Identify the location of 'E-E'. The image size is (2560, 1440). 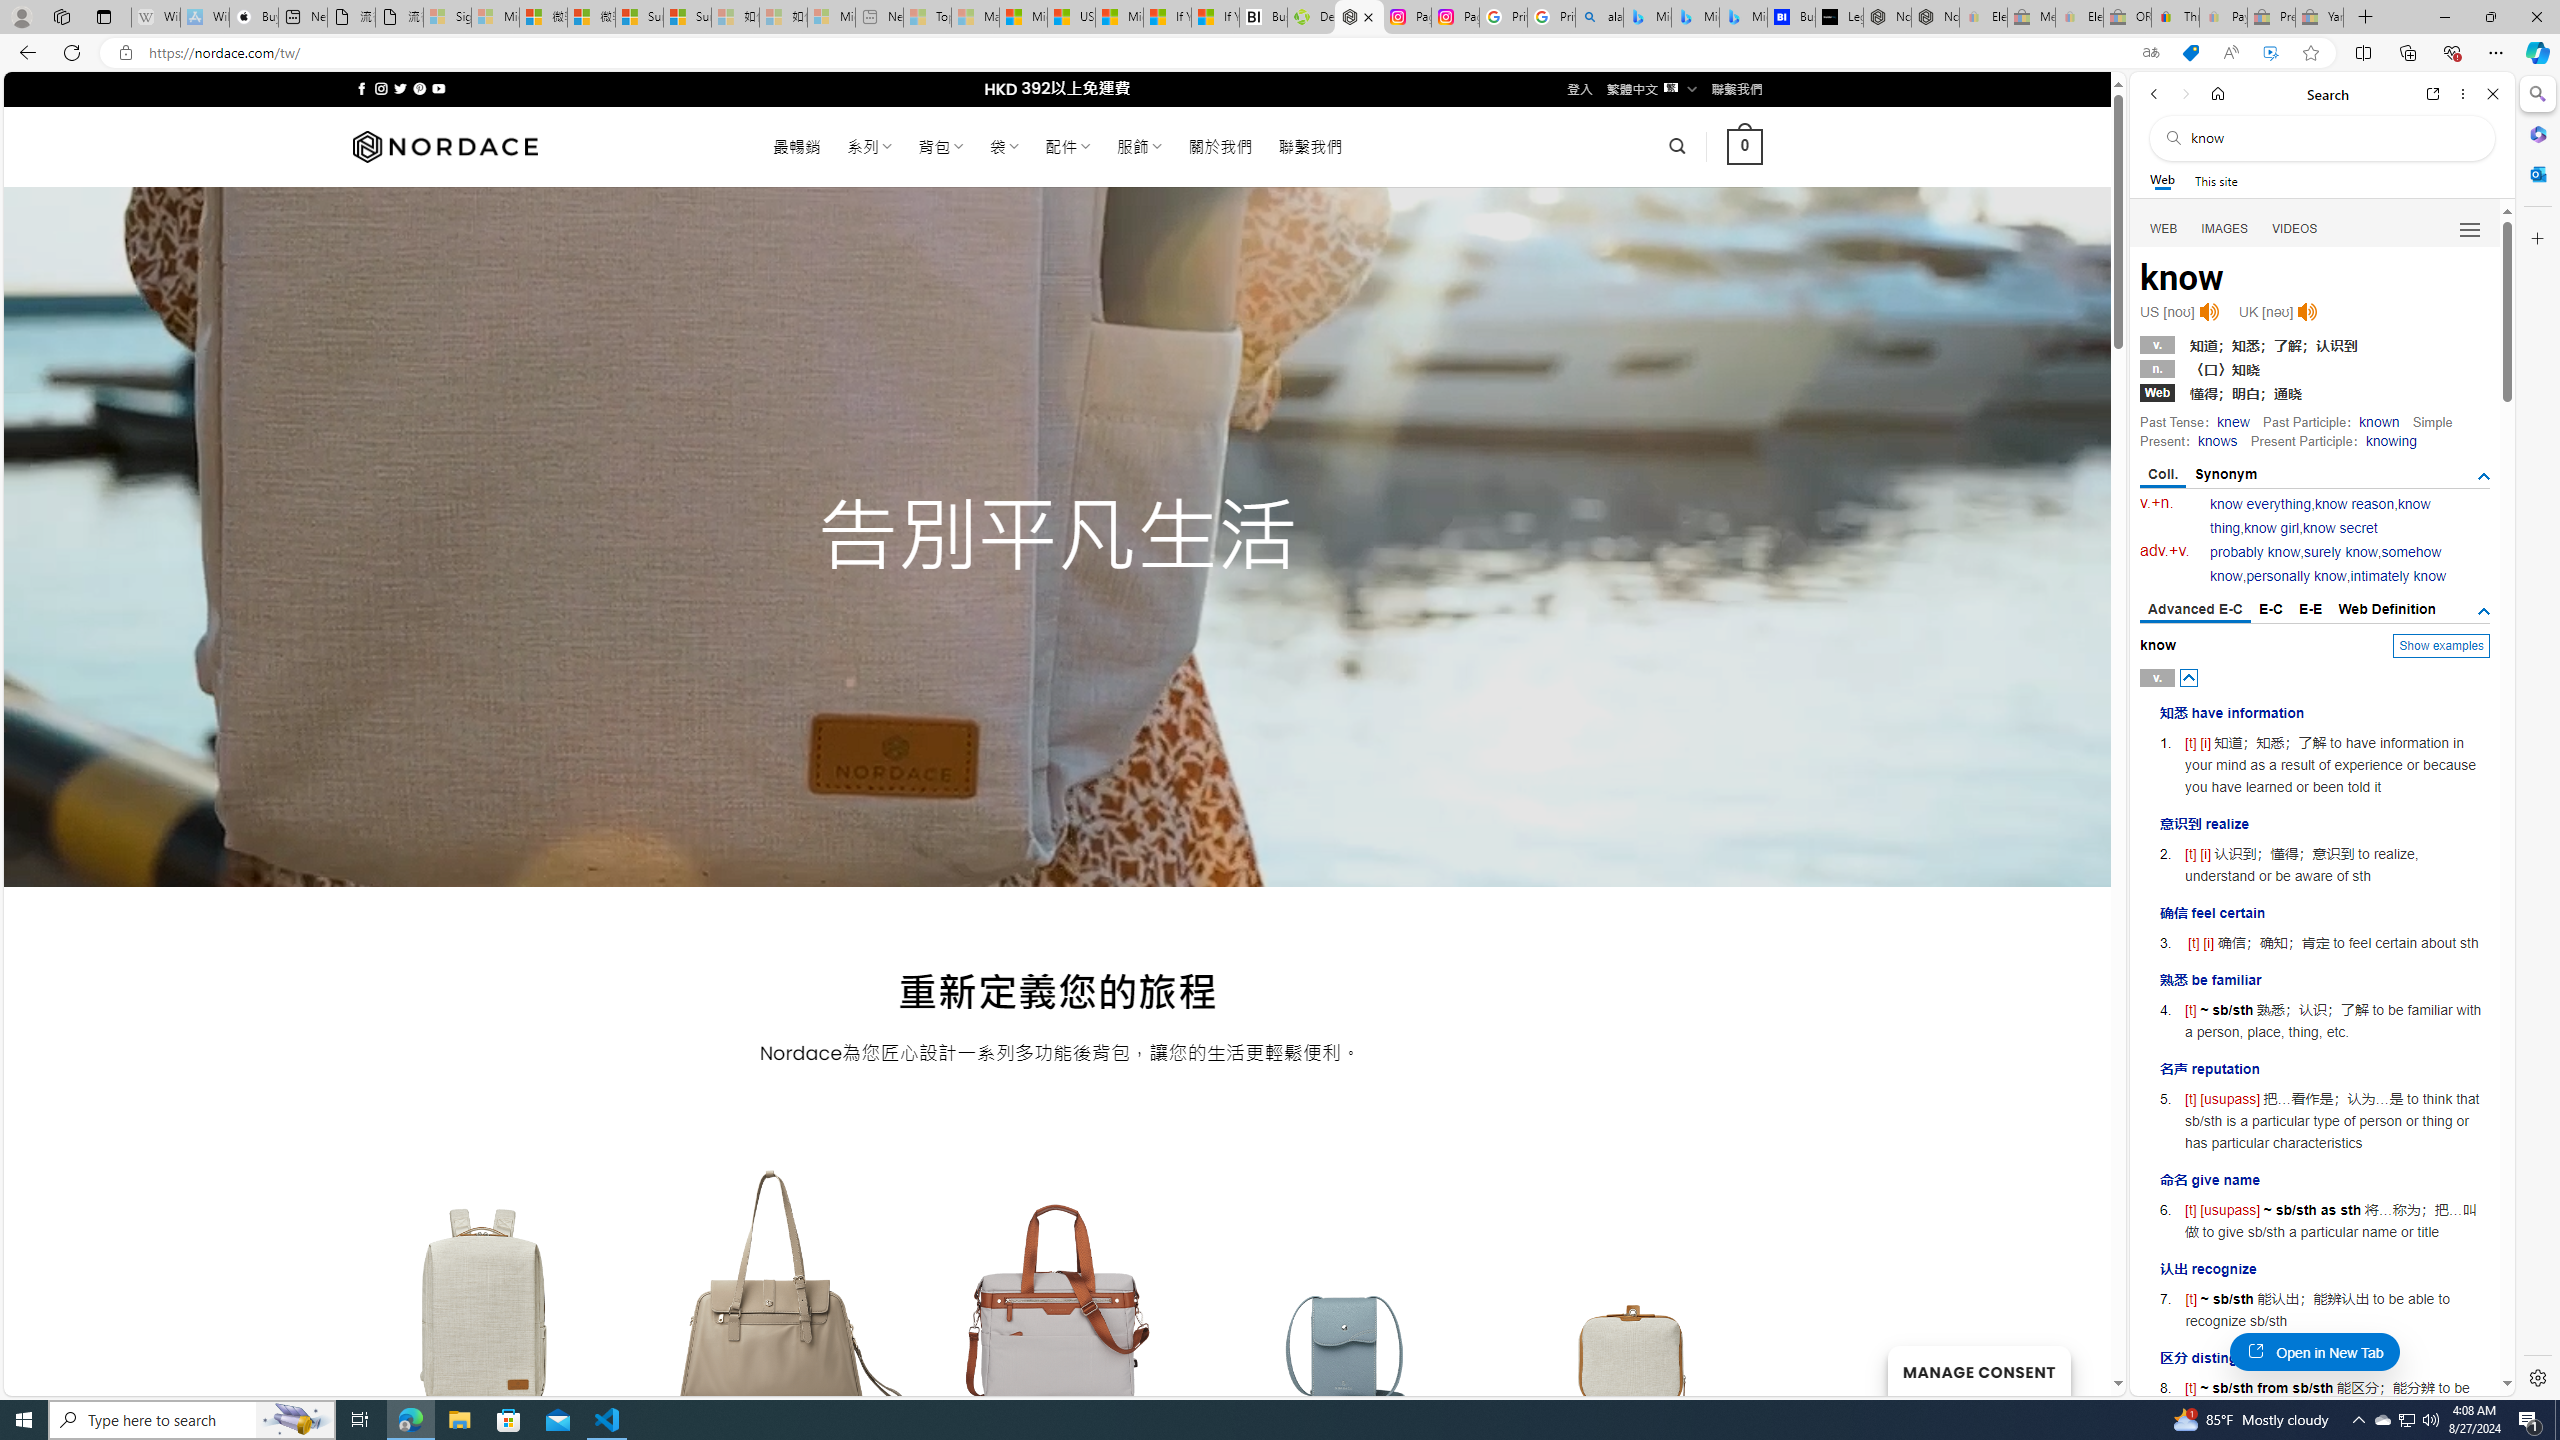
(2311, 608).